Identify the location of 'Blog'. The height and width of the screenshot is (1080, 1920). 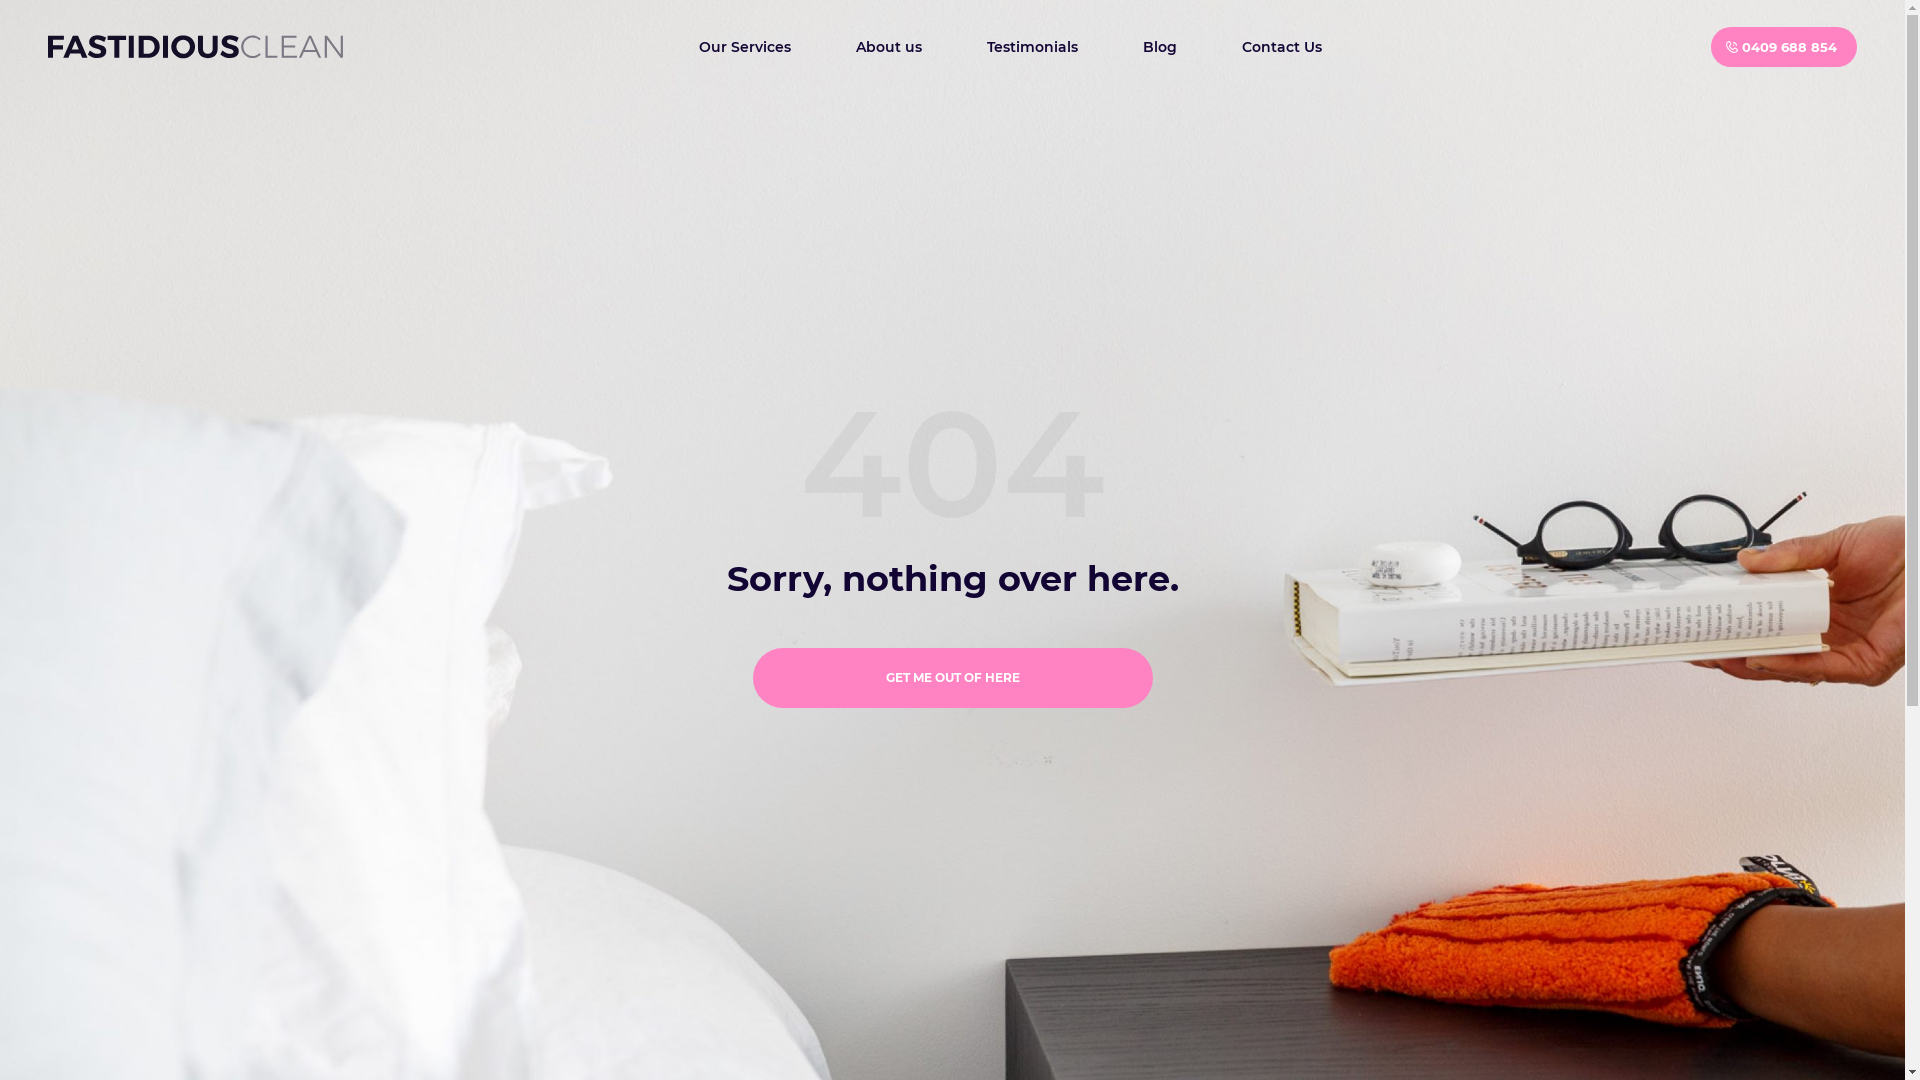
(1128, 45).